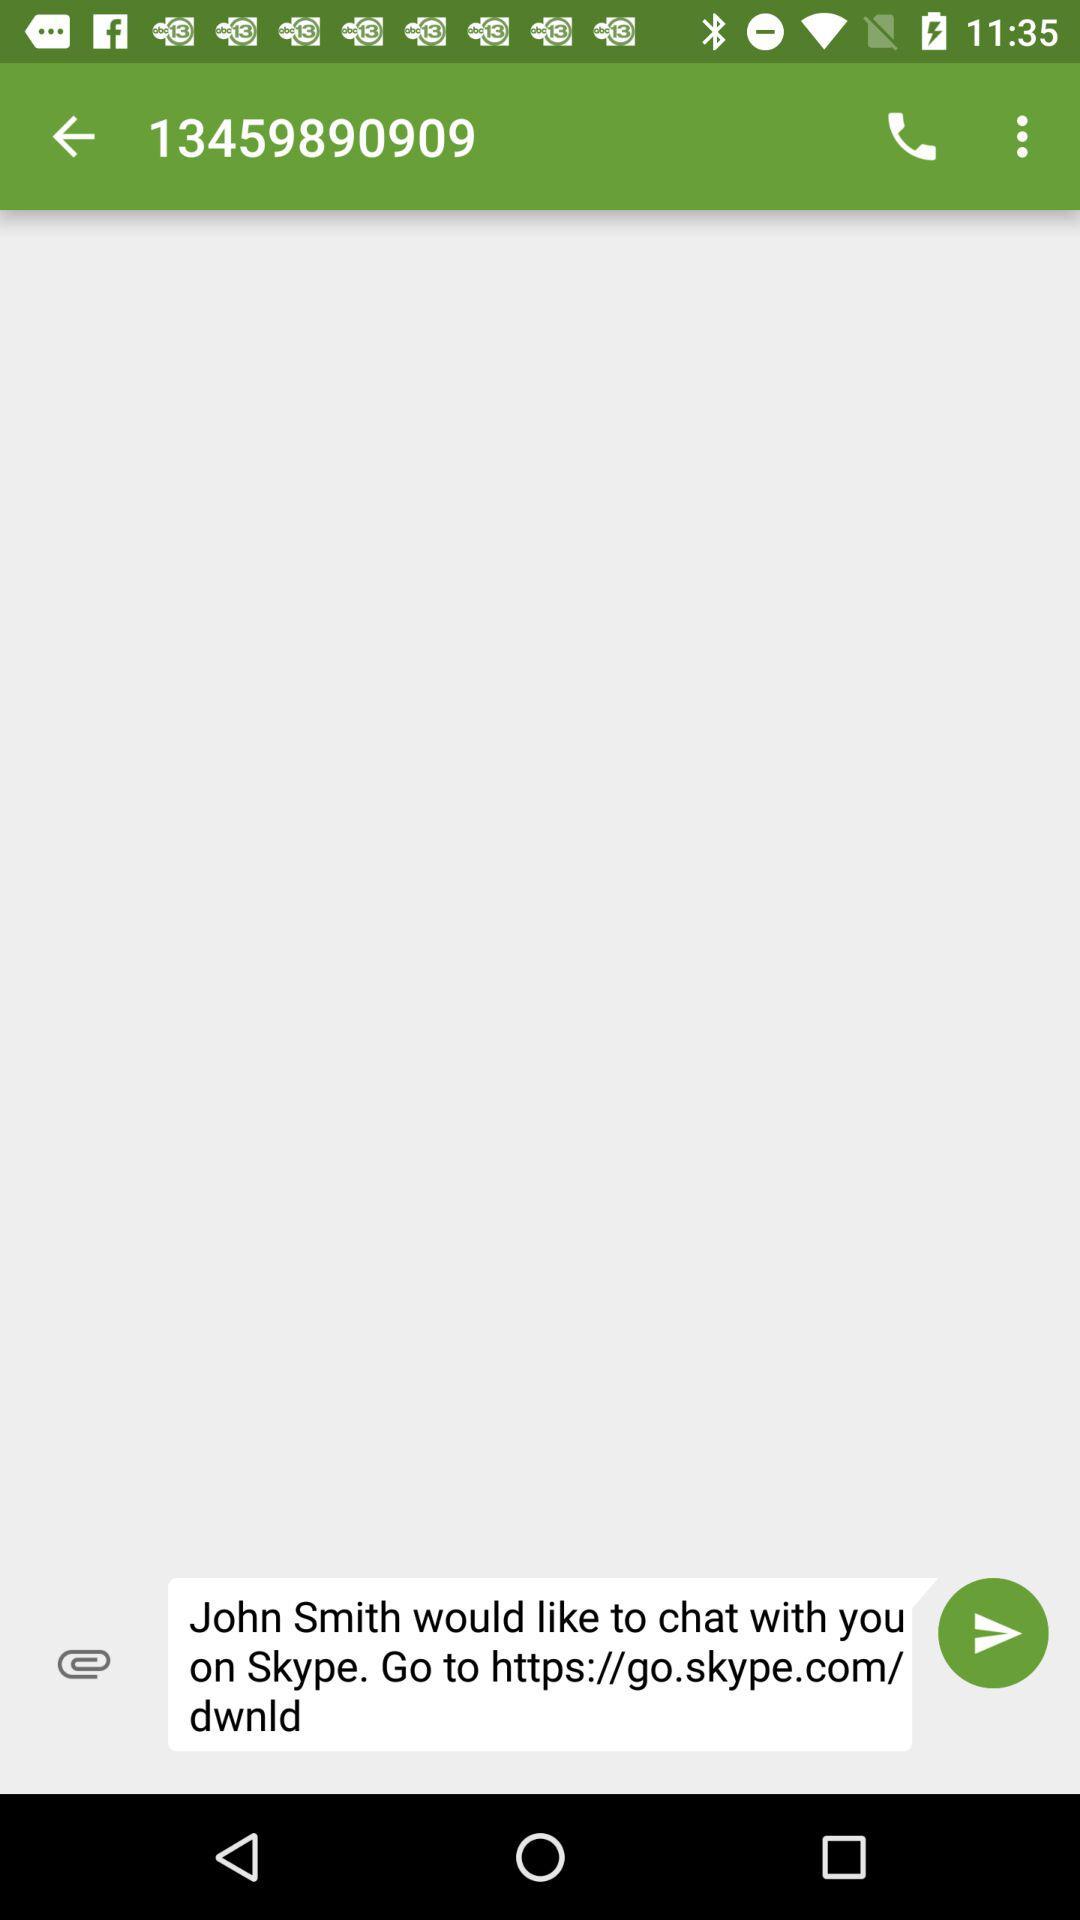 Image resolution: width=1080 pixels, height=1920 pixels. I want to click on icon at the bottom left corner, so click(83, 1664).